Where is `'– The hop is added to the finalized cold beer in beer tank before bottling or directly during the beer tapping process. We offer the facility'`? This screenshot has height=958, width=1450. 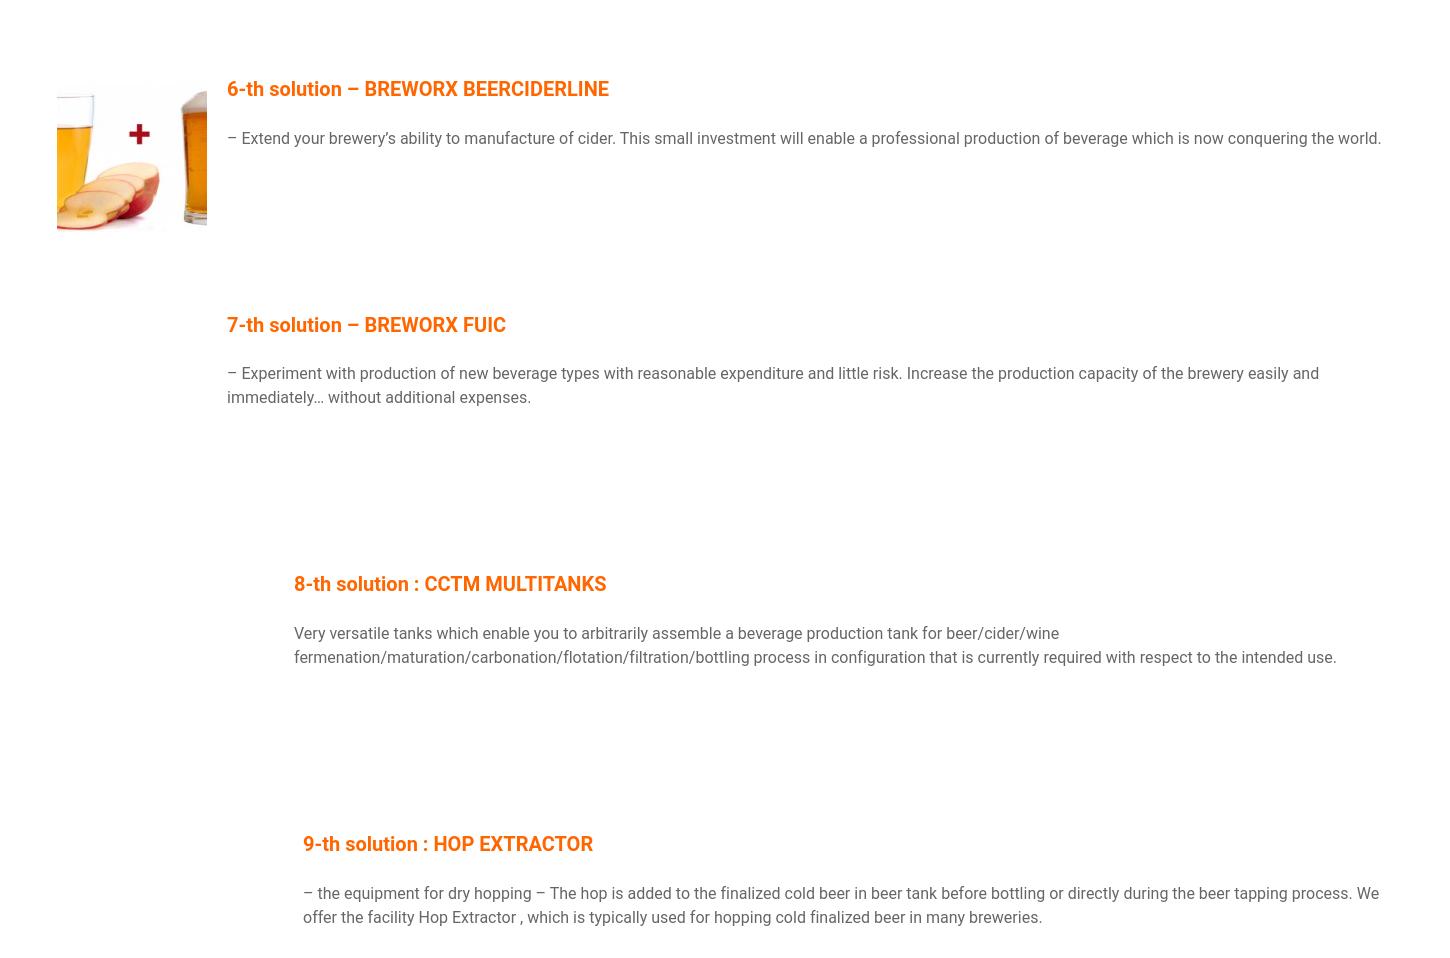 '– The hop is added to the finalized cold beer in beer tank before bottling or directly during the beer tapping process. We offer the facility' is located at coordinates (840, 904).